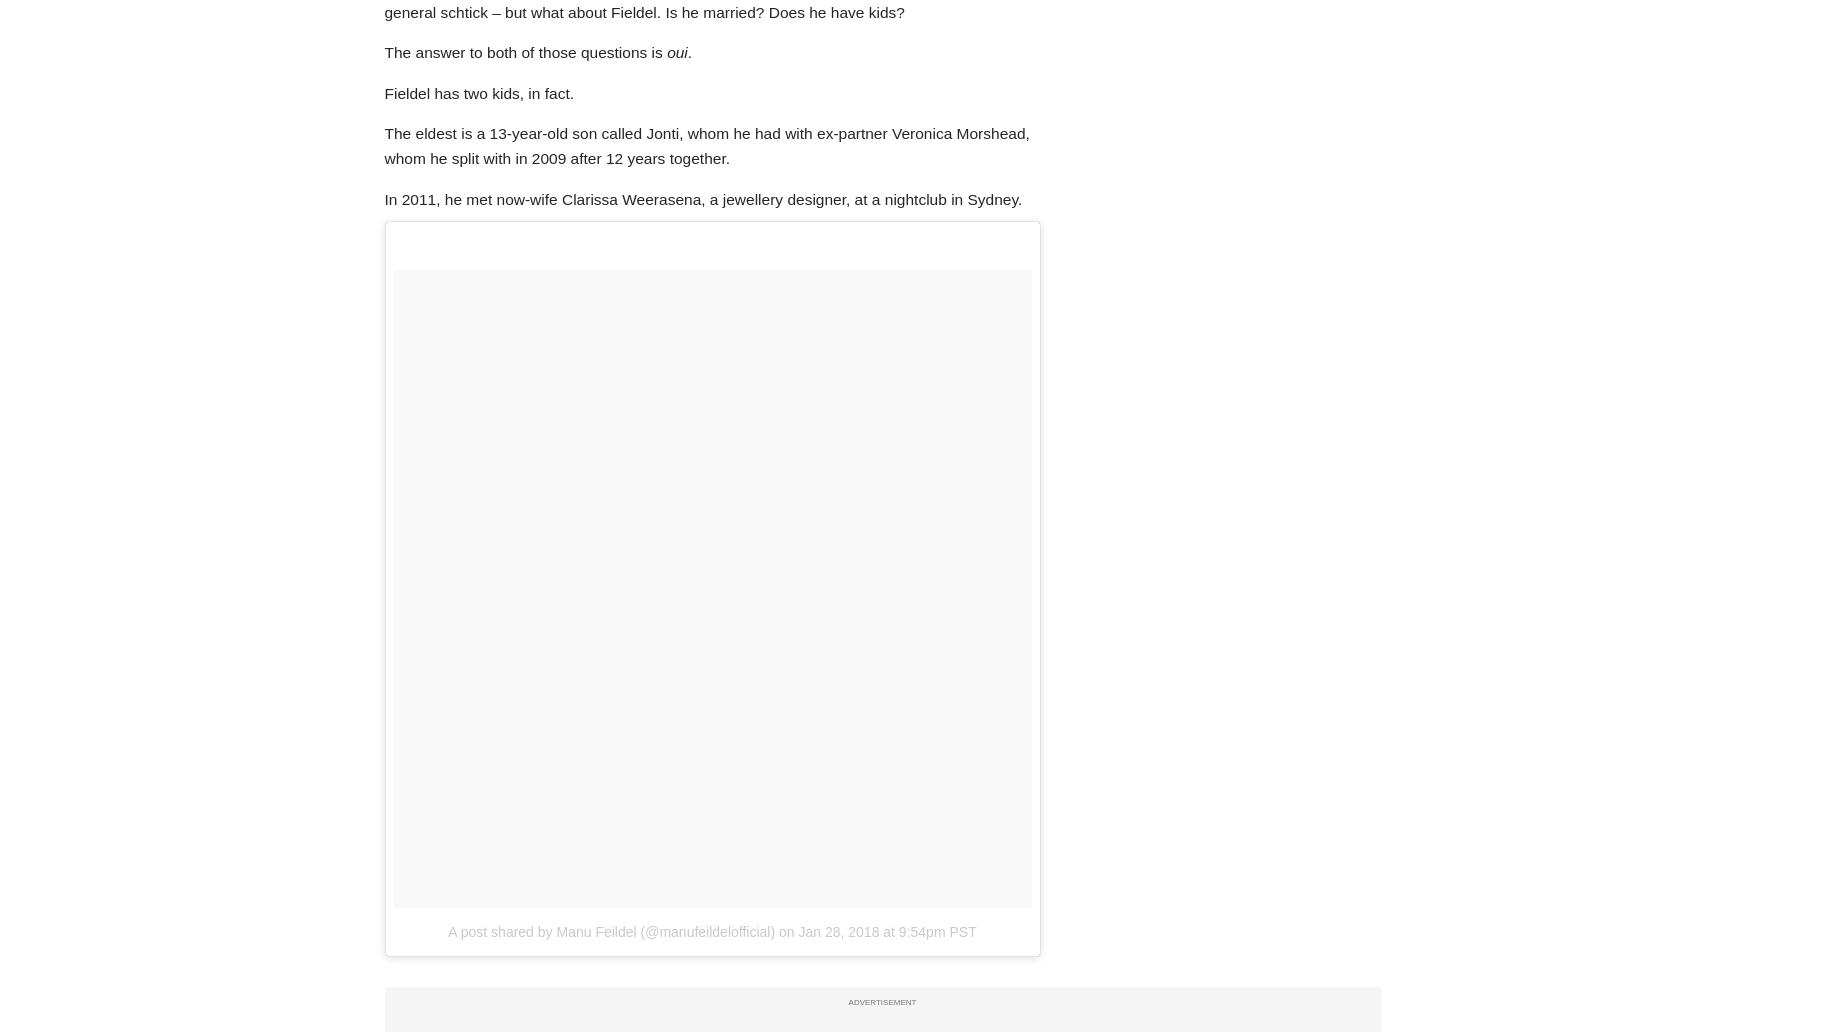 This screenshot has height=1032, width=1843. Describe the element at coordinates (786, 929) in the screenshot. I see `'on'` at that location.